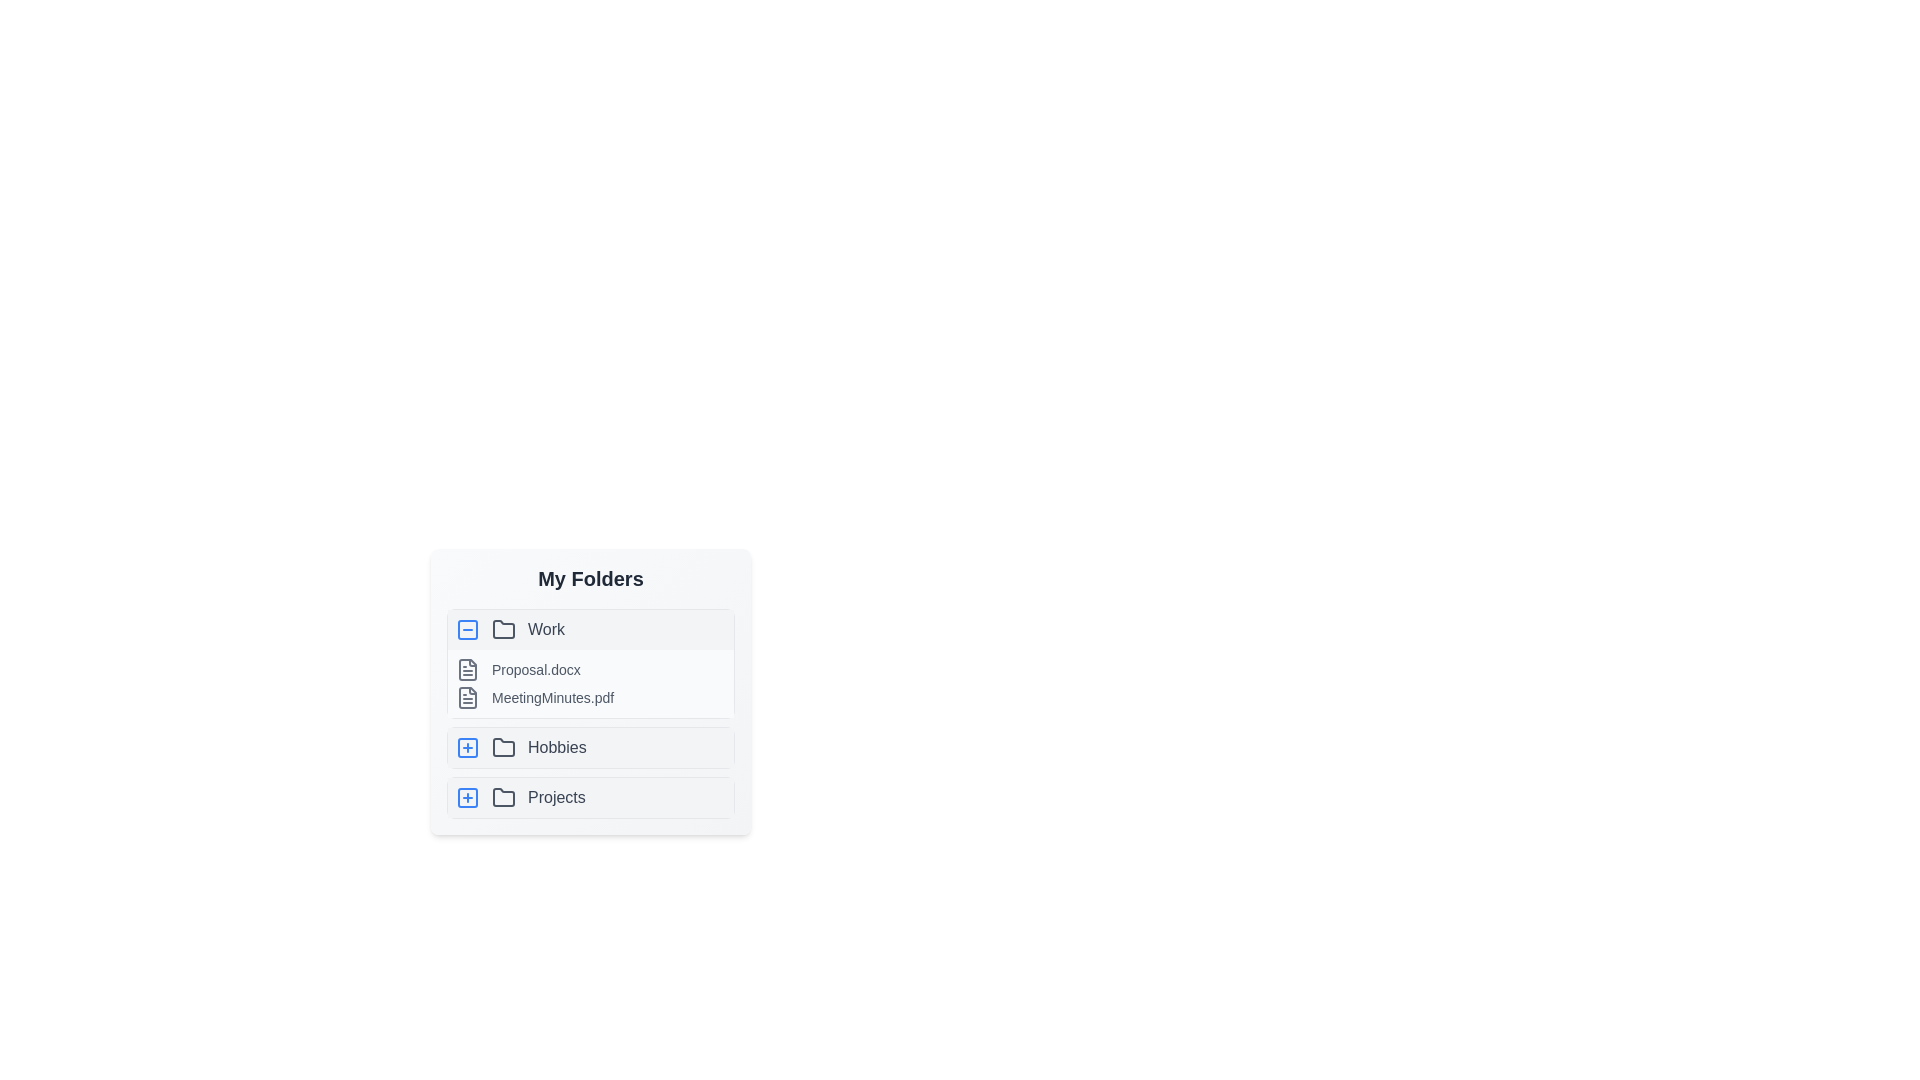 The width and height of the screenshot is (1920, 1080). Describe the element at coordinates (466, 670) in the screenshot. I see `the file Proposal.docx to view its details` at that location.